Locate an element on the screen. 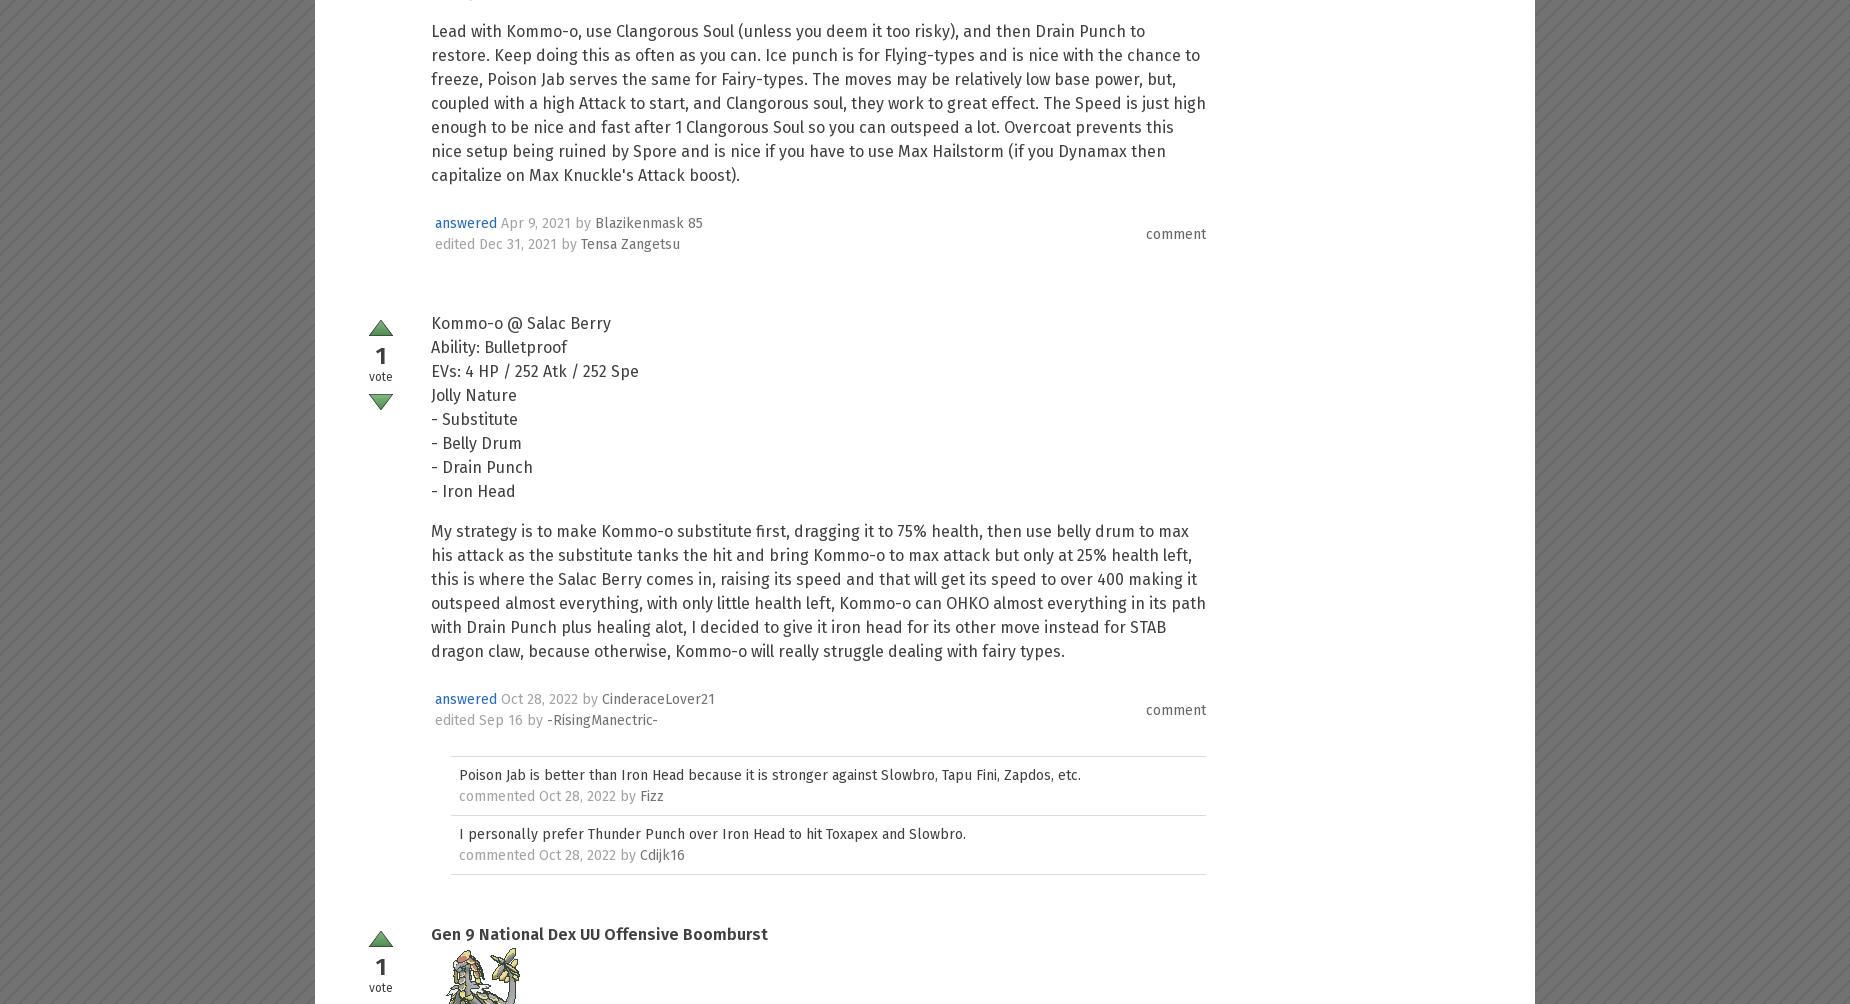 This screenshot has height=1004, width=1850. '- Iron Head' is located at coordinates (473, 490).